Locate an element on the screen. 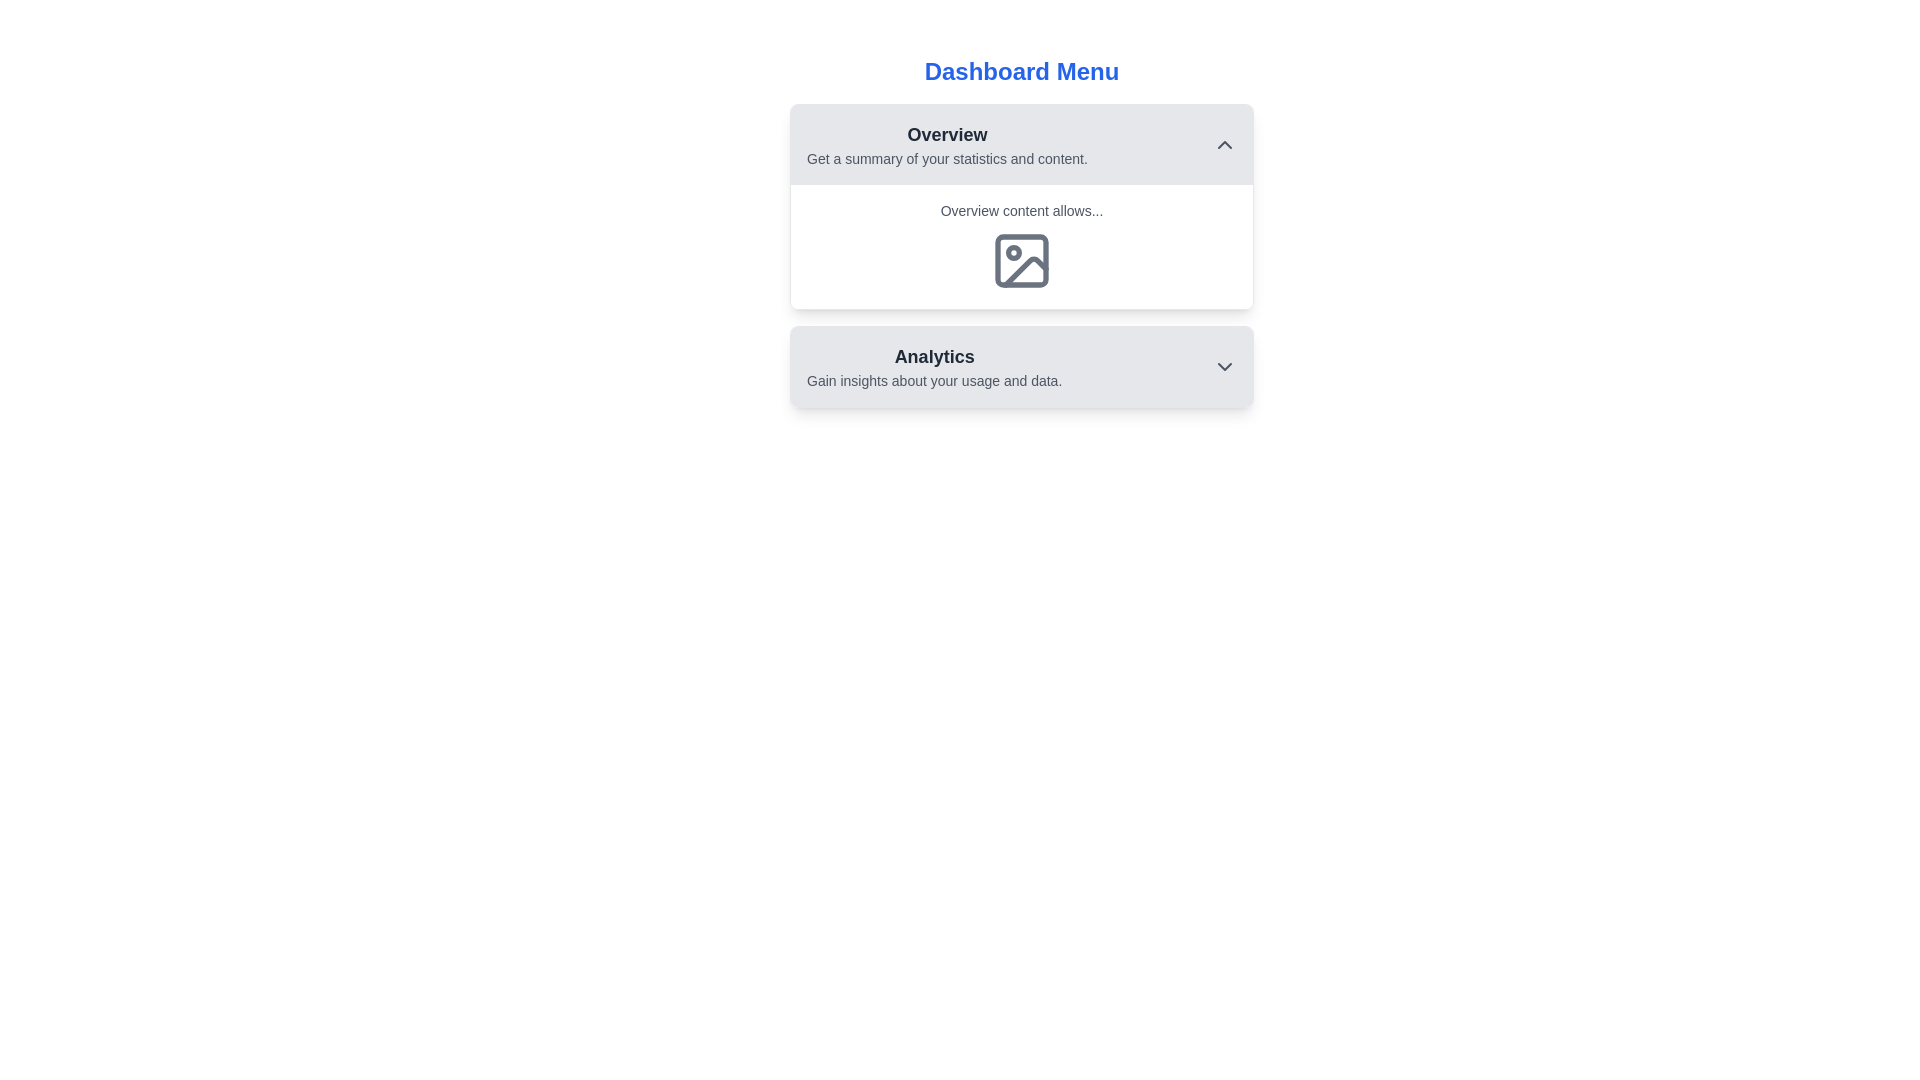 The width and height of the screenshot is (1920, 1080). the static text label that reads 'Gain insights about your usage and data.', which is located beneath the title 'Analytics' in the middle-right section of a collapsible card interface is located at coordinates (933, 381).